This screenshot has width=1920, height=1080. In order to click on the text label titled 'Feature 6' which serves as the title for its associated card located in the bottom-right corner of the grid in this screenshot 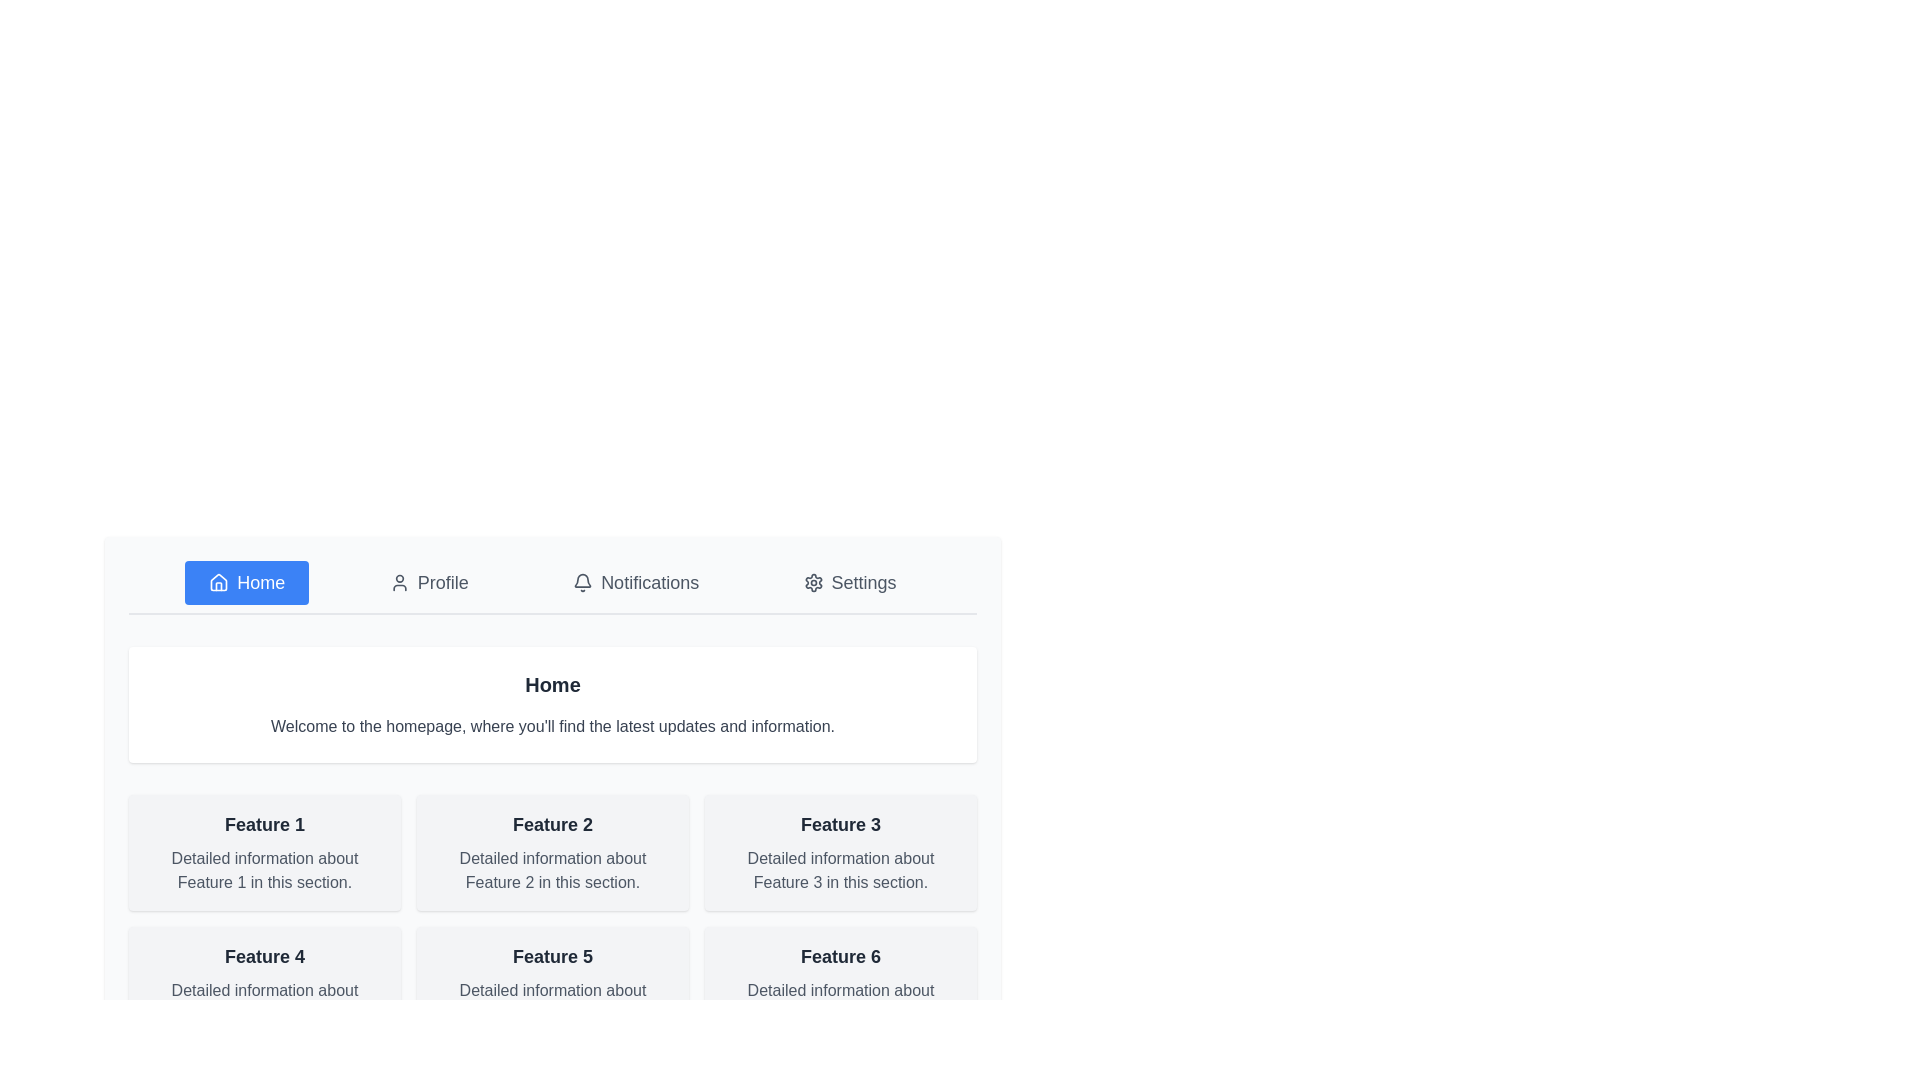, I will do `click(840, 955)`.